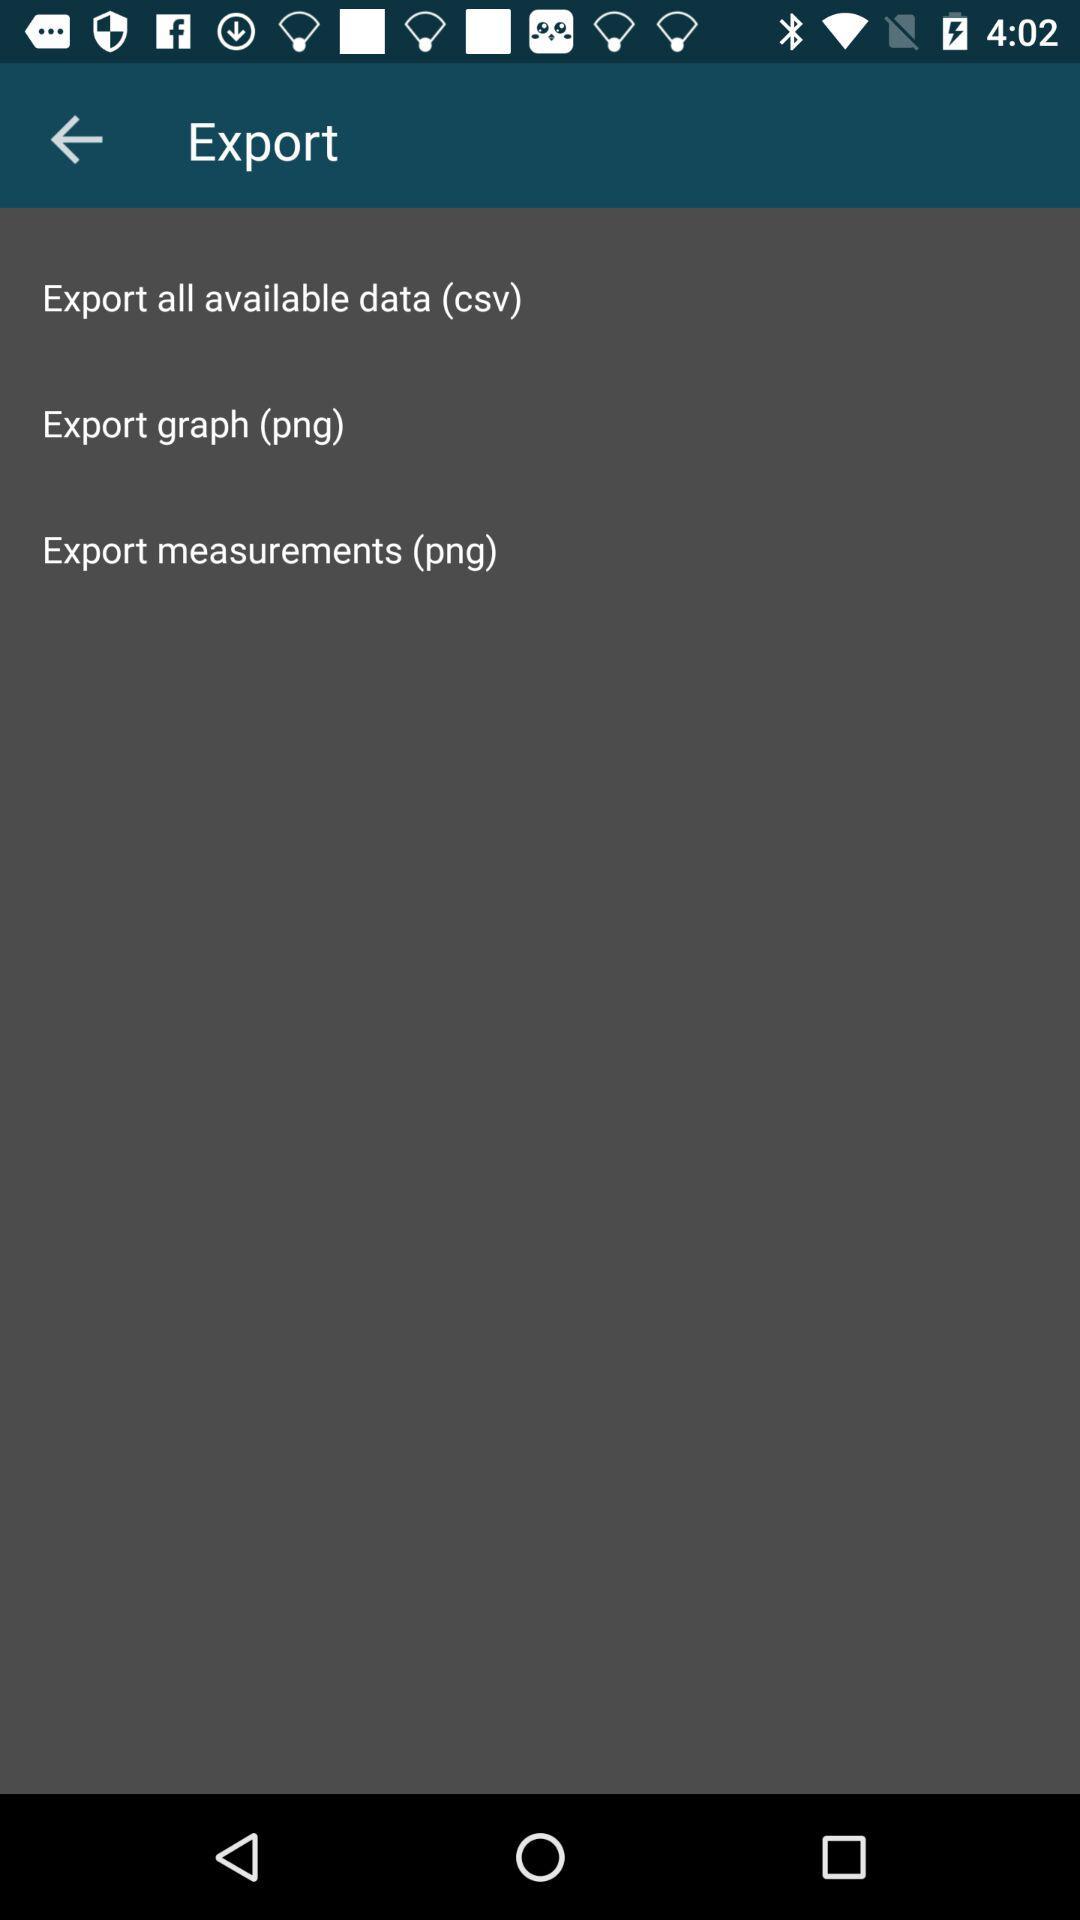 The height and width of the screenshot is (1920, 1080). Describe the element at coordinates (75, 138) in the screenshot. I see `the arrow_backward icon` at that location.